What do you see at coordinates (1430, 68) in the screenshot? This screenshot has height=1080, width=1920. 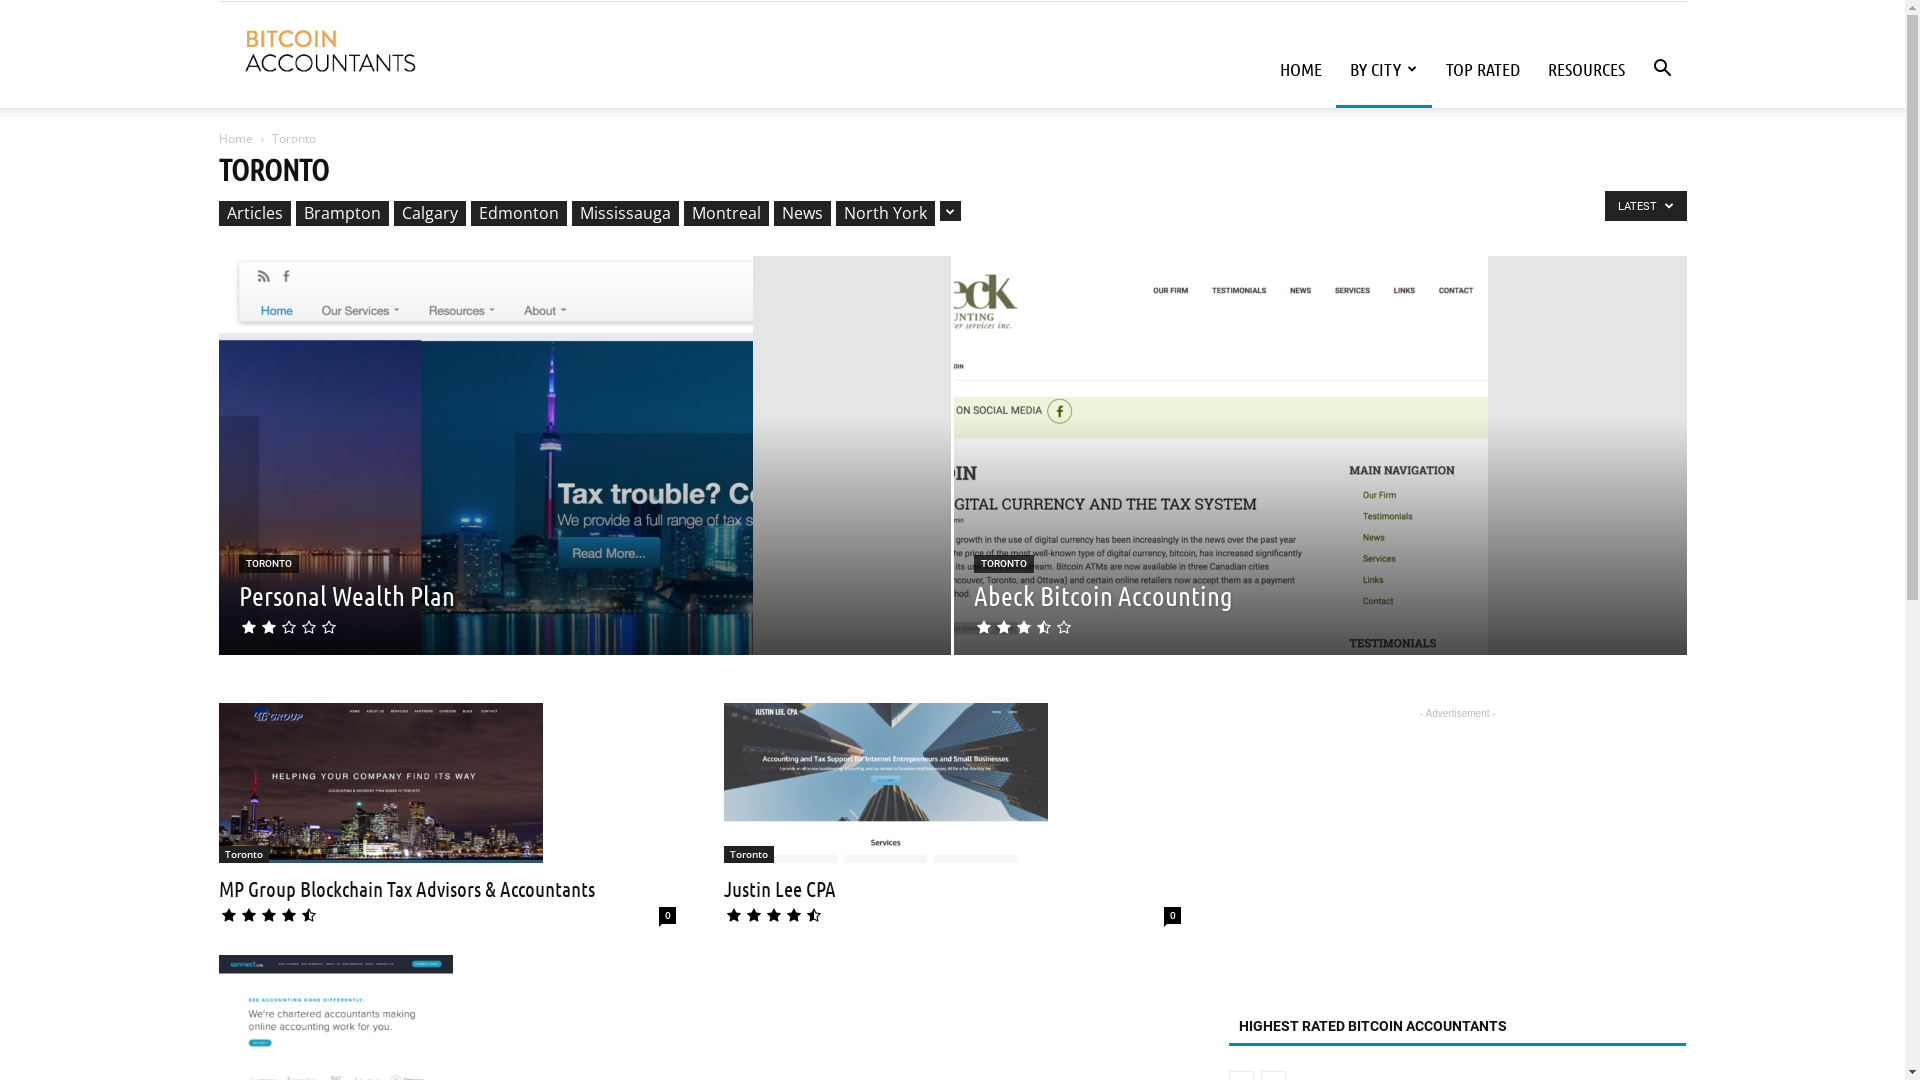 I see `'TOP RATED'` at bounding box center [1430, 68].